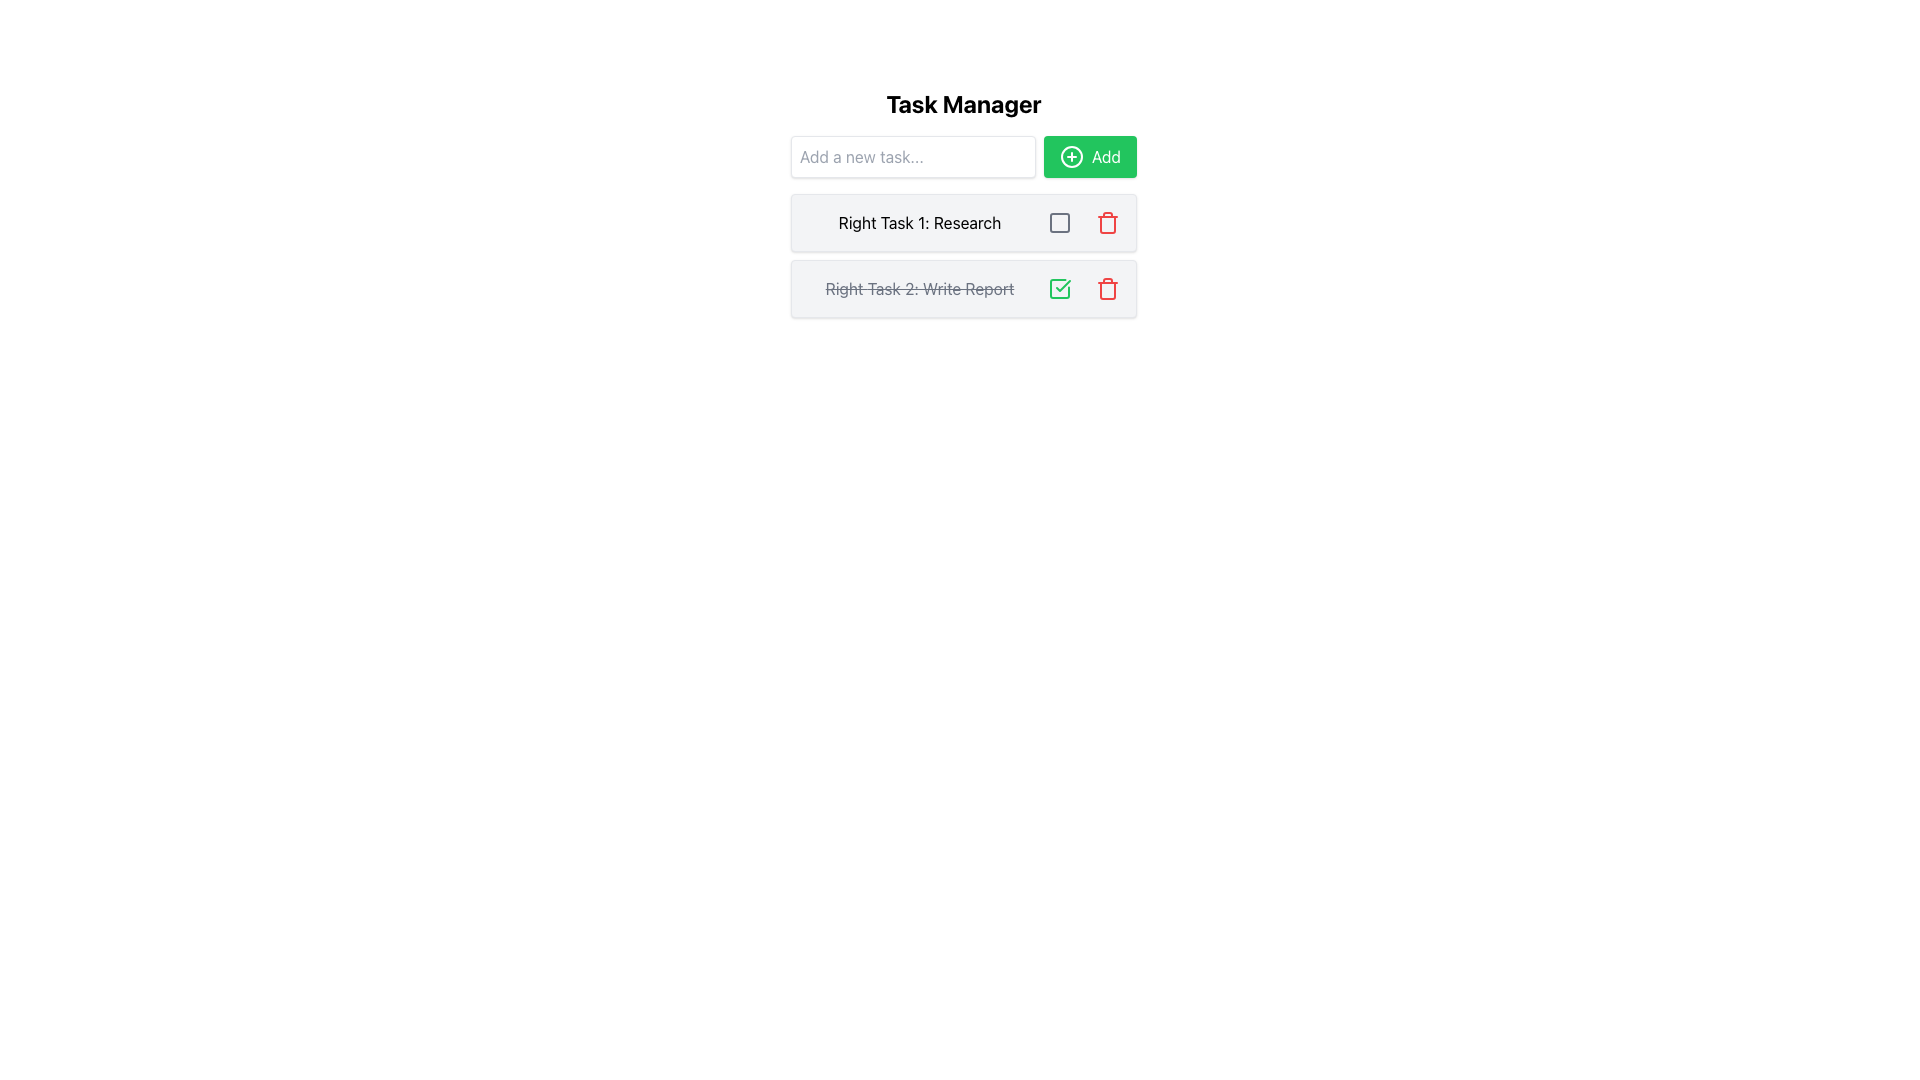 The height and width of the screenshot is (1080, 1920). What do you see at coordinates (1107, 289) in the screenshot?
I see `the delete button located in the second position of the right column, aligned with the task entry 'Right Task 2: Write Report'` at bounding box center [1107, 289].